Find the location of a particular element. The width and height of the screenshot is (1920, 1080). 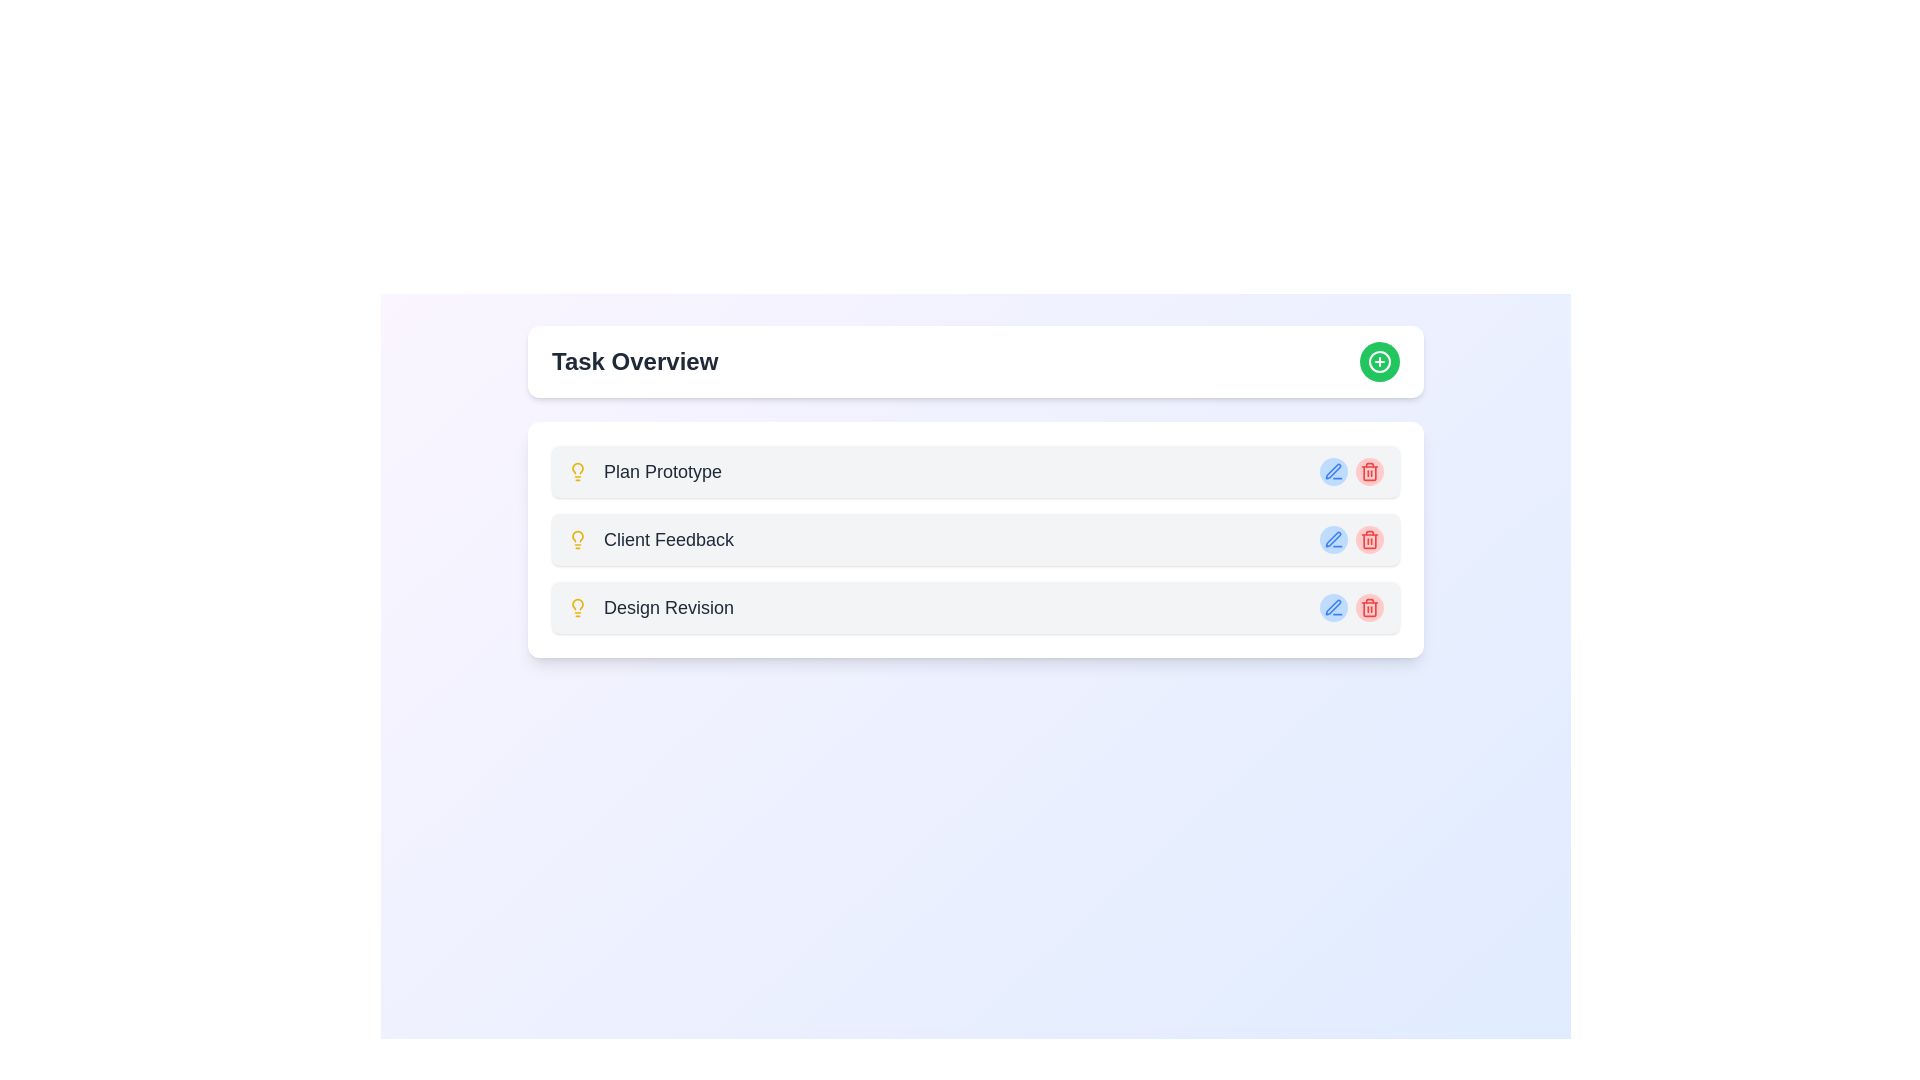

the vertical rectangular element resembling the side panel of a trash can, located towards the middle-right of the red trash can icon is located at coordinates (1368, 540).